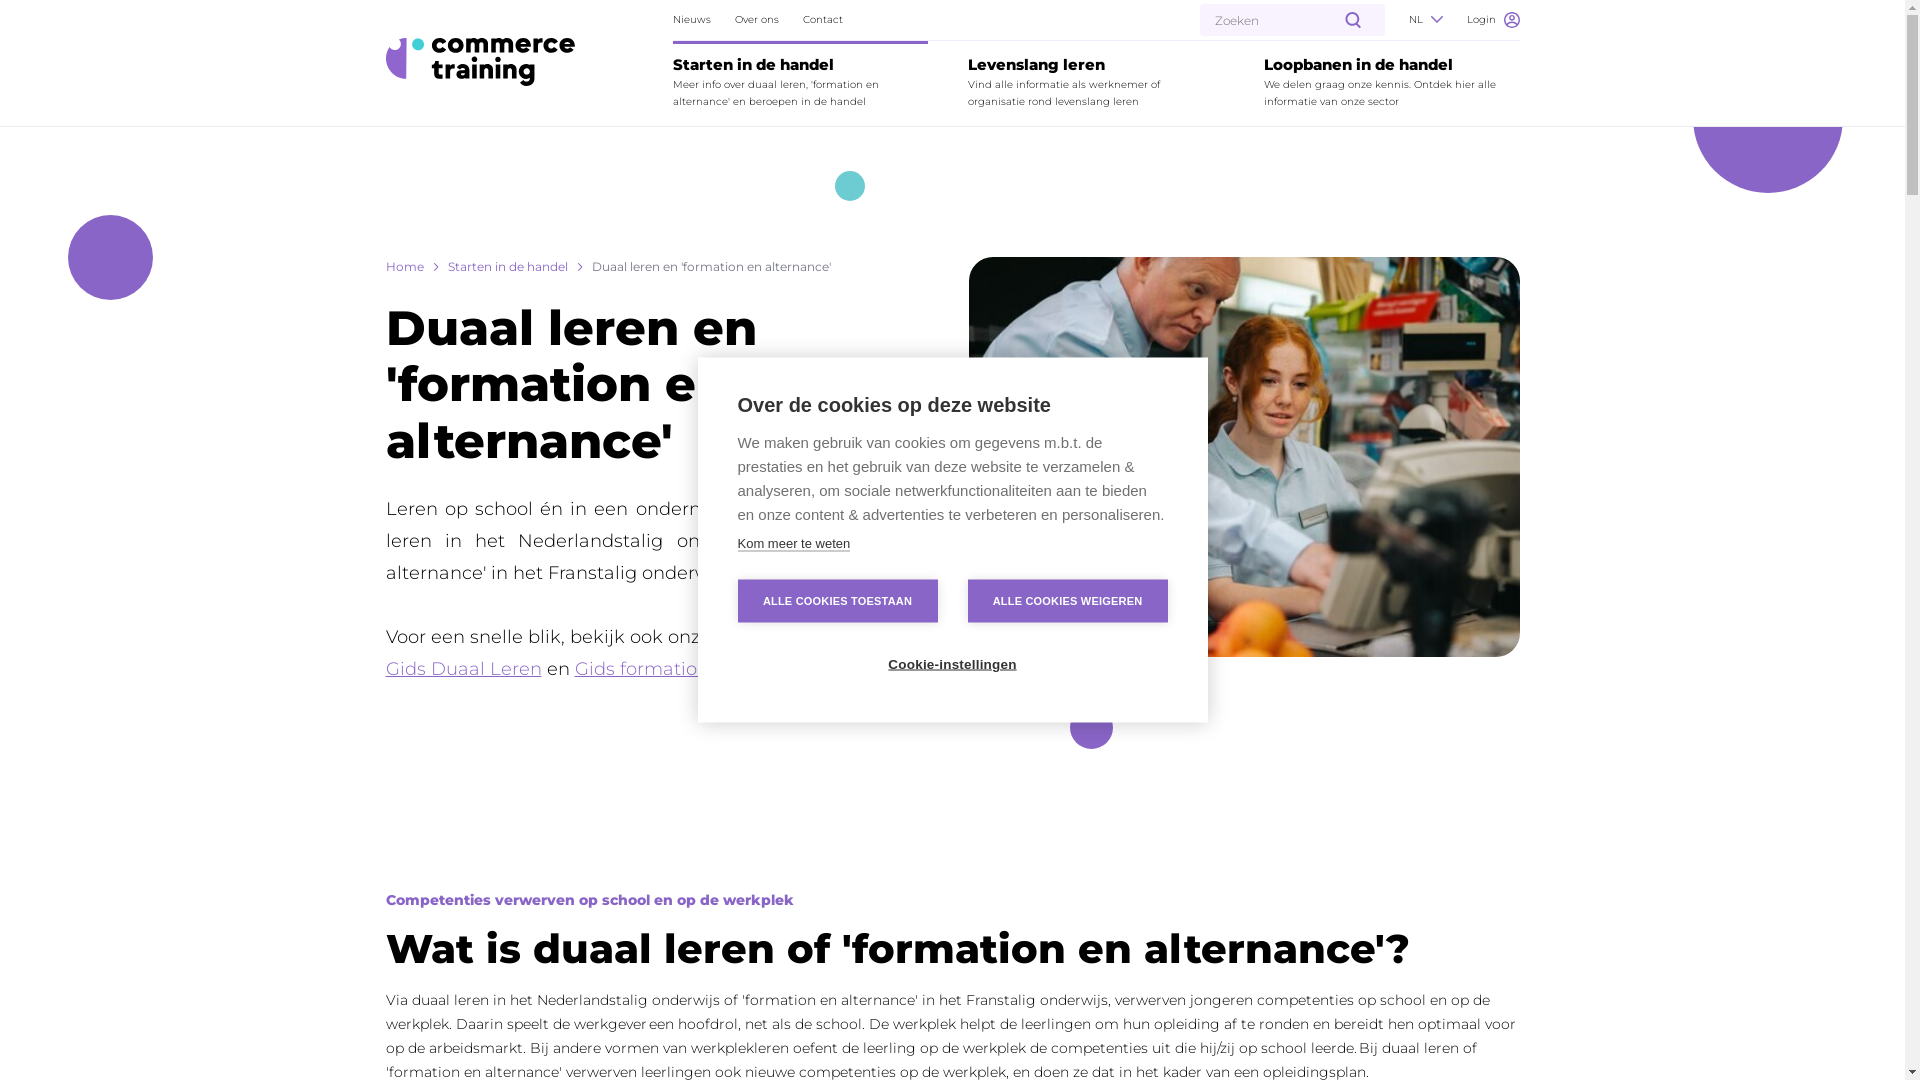  I want to click on 'Home', so click(385, 265).